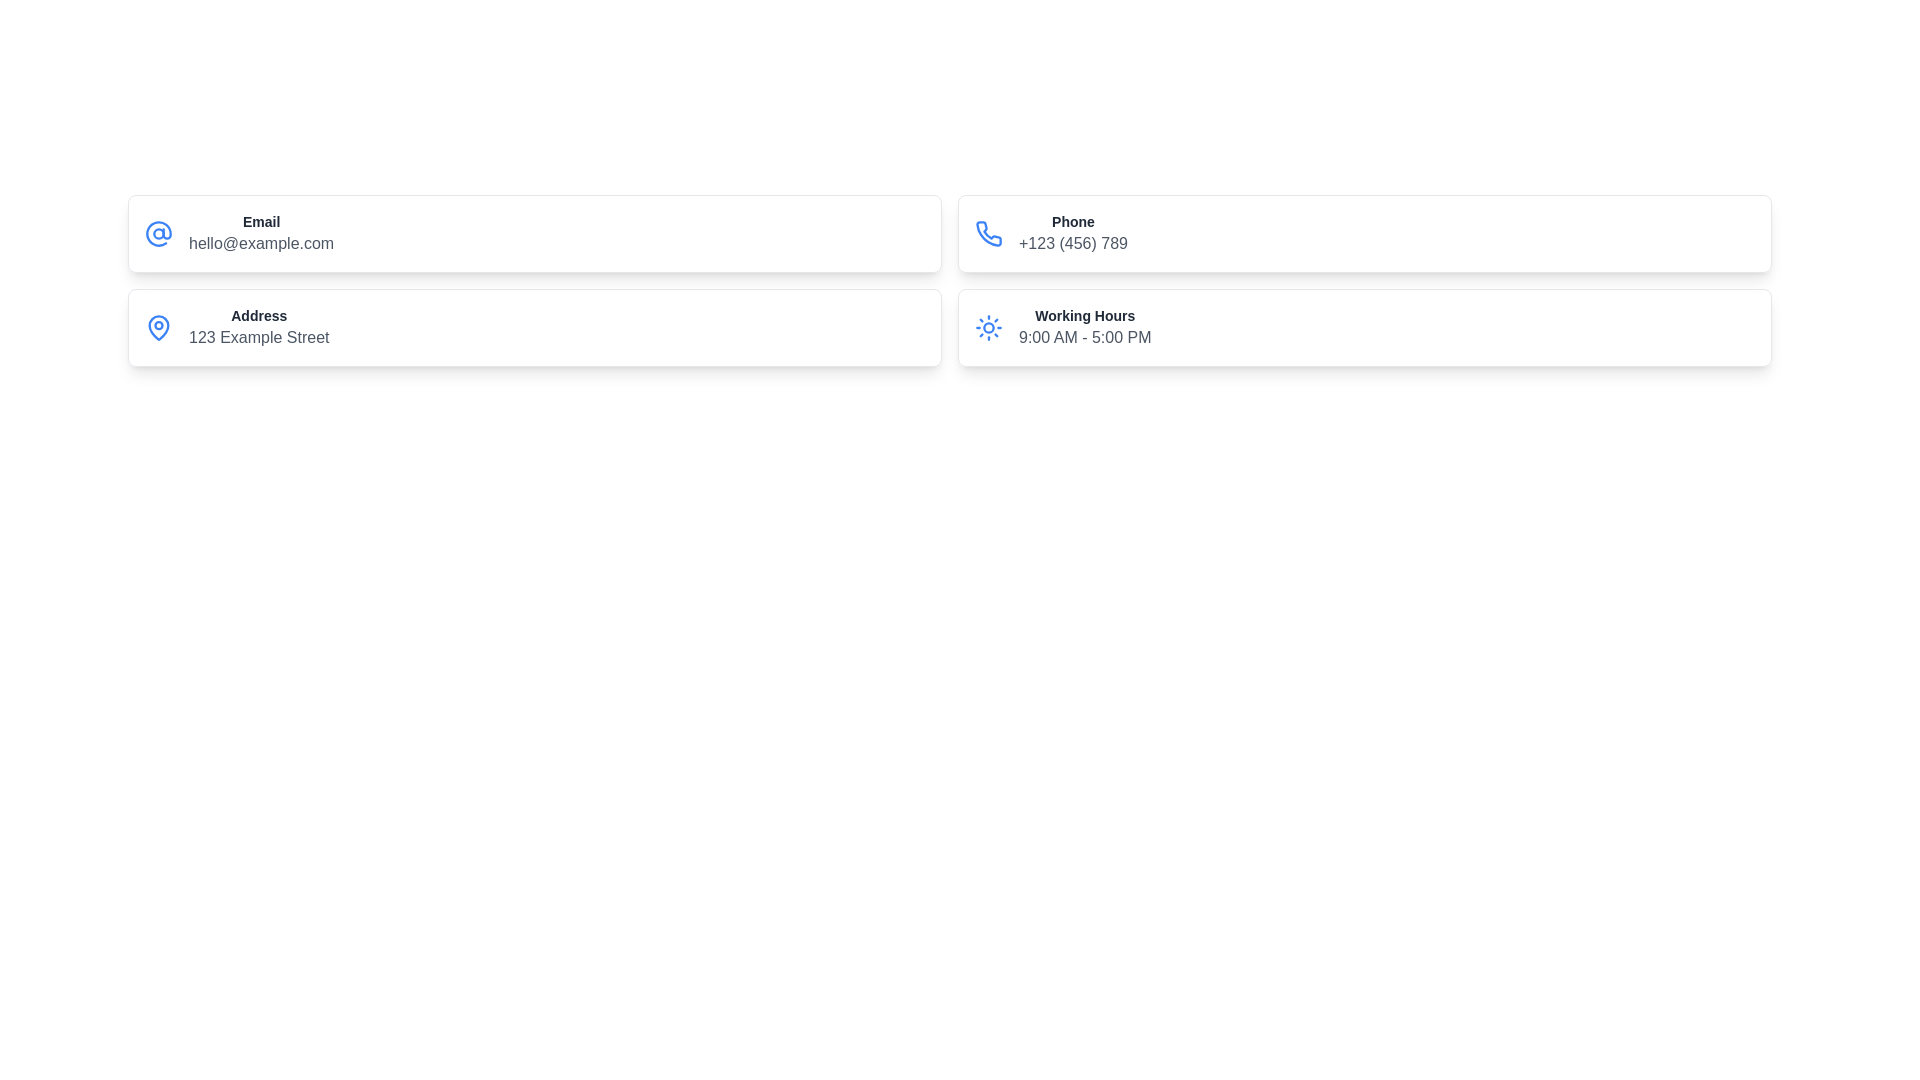  Describe the element at coordinates (260, 242) in the screenshot. I see `the non-interactive display of the email address located directly below the 'Email' label` at that location.